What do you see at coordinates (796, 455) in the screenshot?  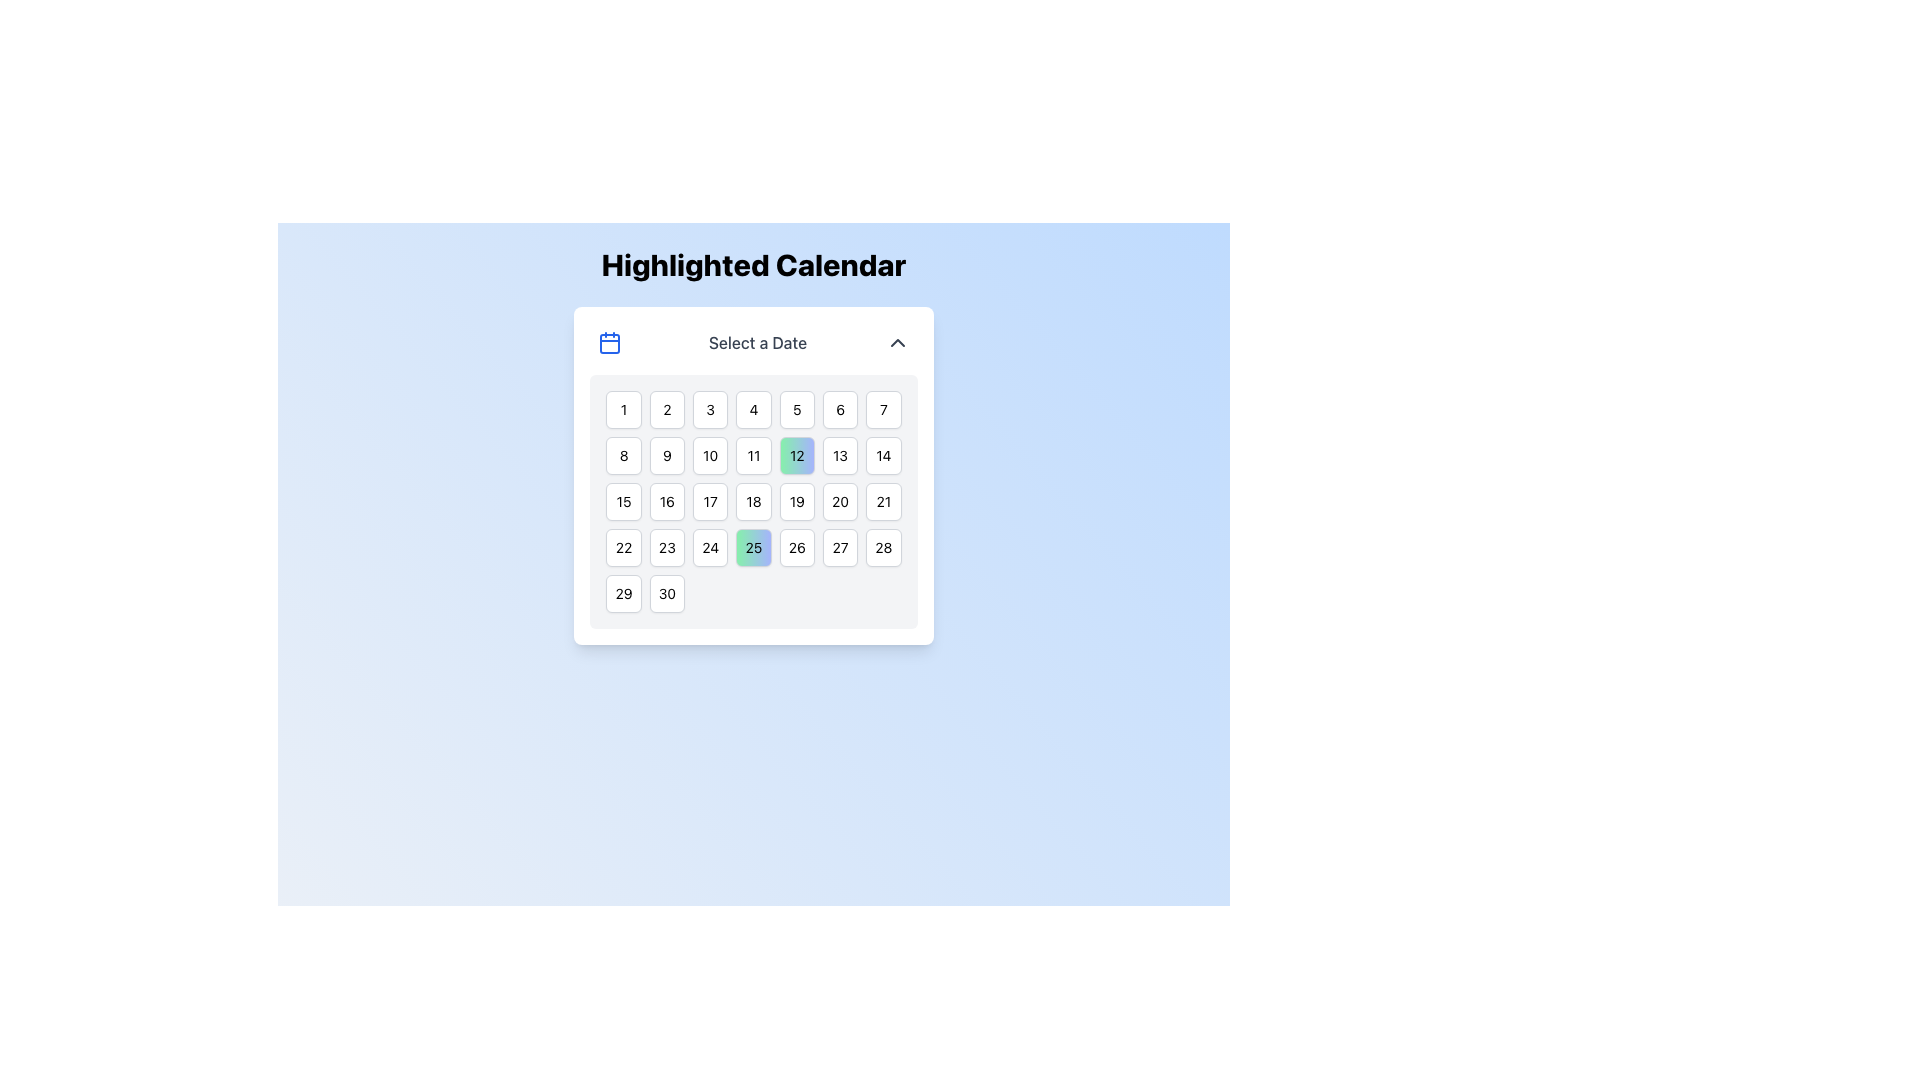 I see `the rounded square button displaying the number '12' in the center of a gradient background, located in the second row and fifth column of the calendar interface` at bounding box center [796, 455].